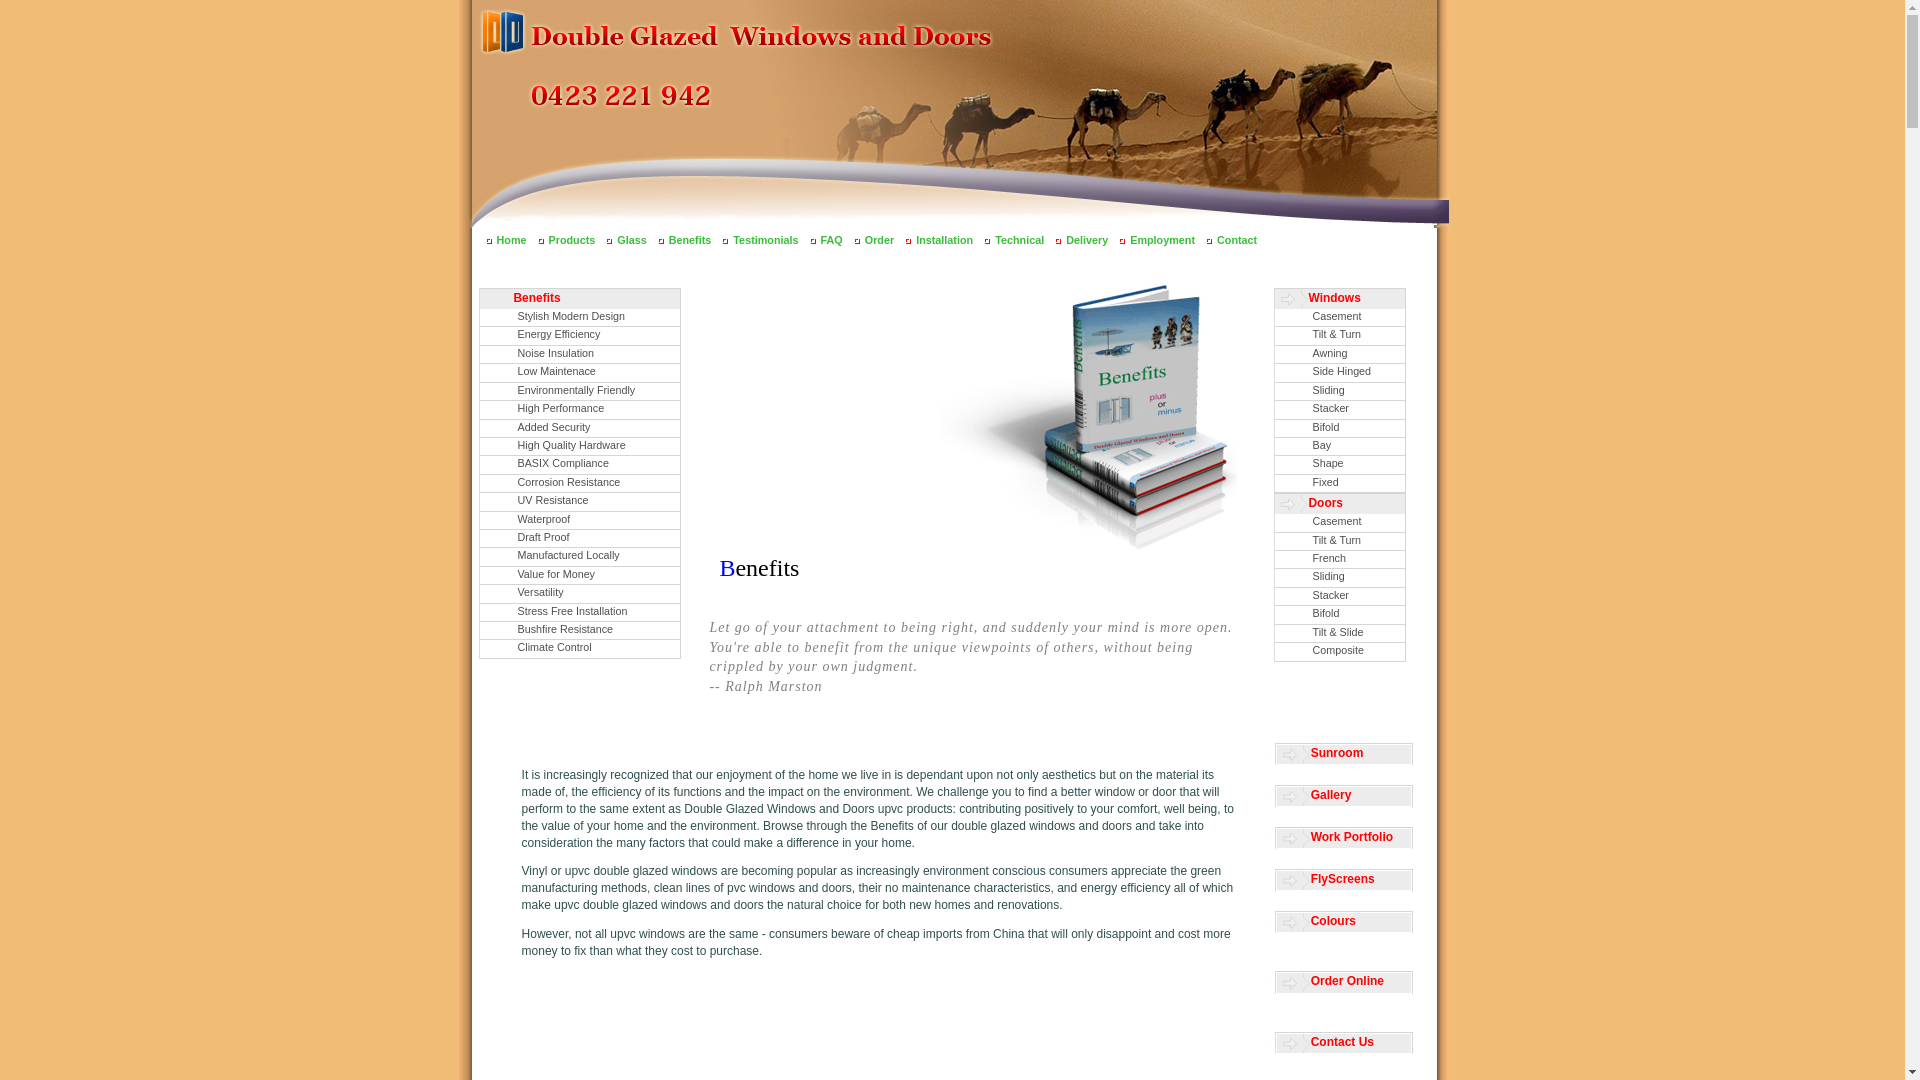 This screenshot has height=1080, width=1920. Describe the element at coordinates (616, 238) in the screenshot. I see `'Glass'` at that location.